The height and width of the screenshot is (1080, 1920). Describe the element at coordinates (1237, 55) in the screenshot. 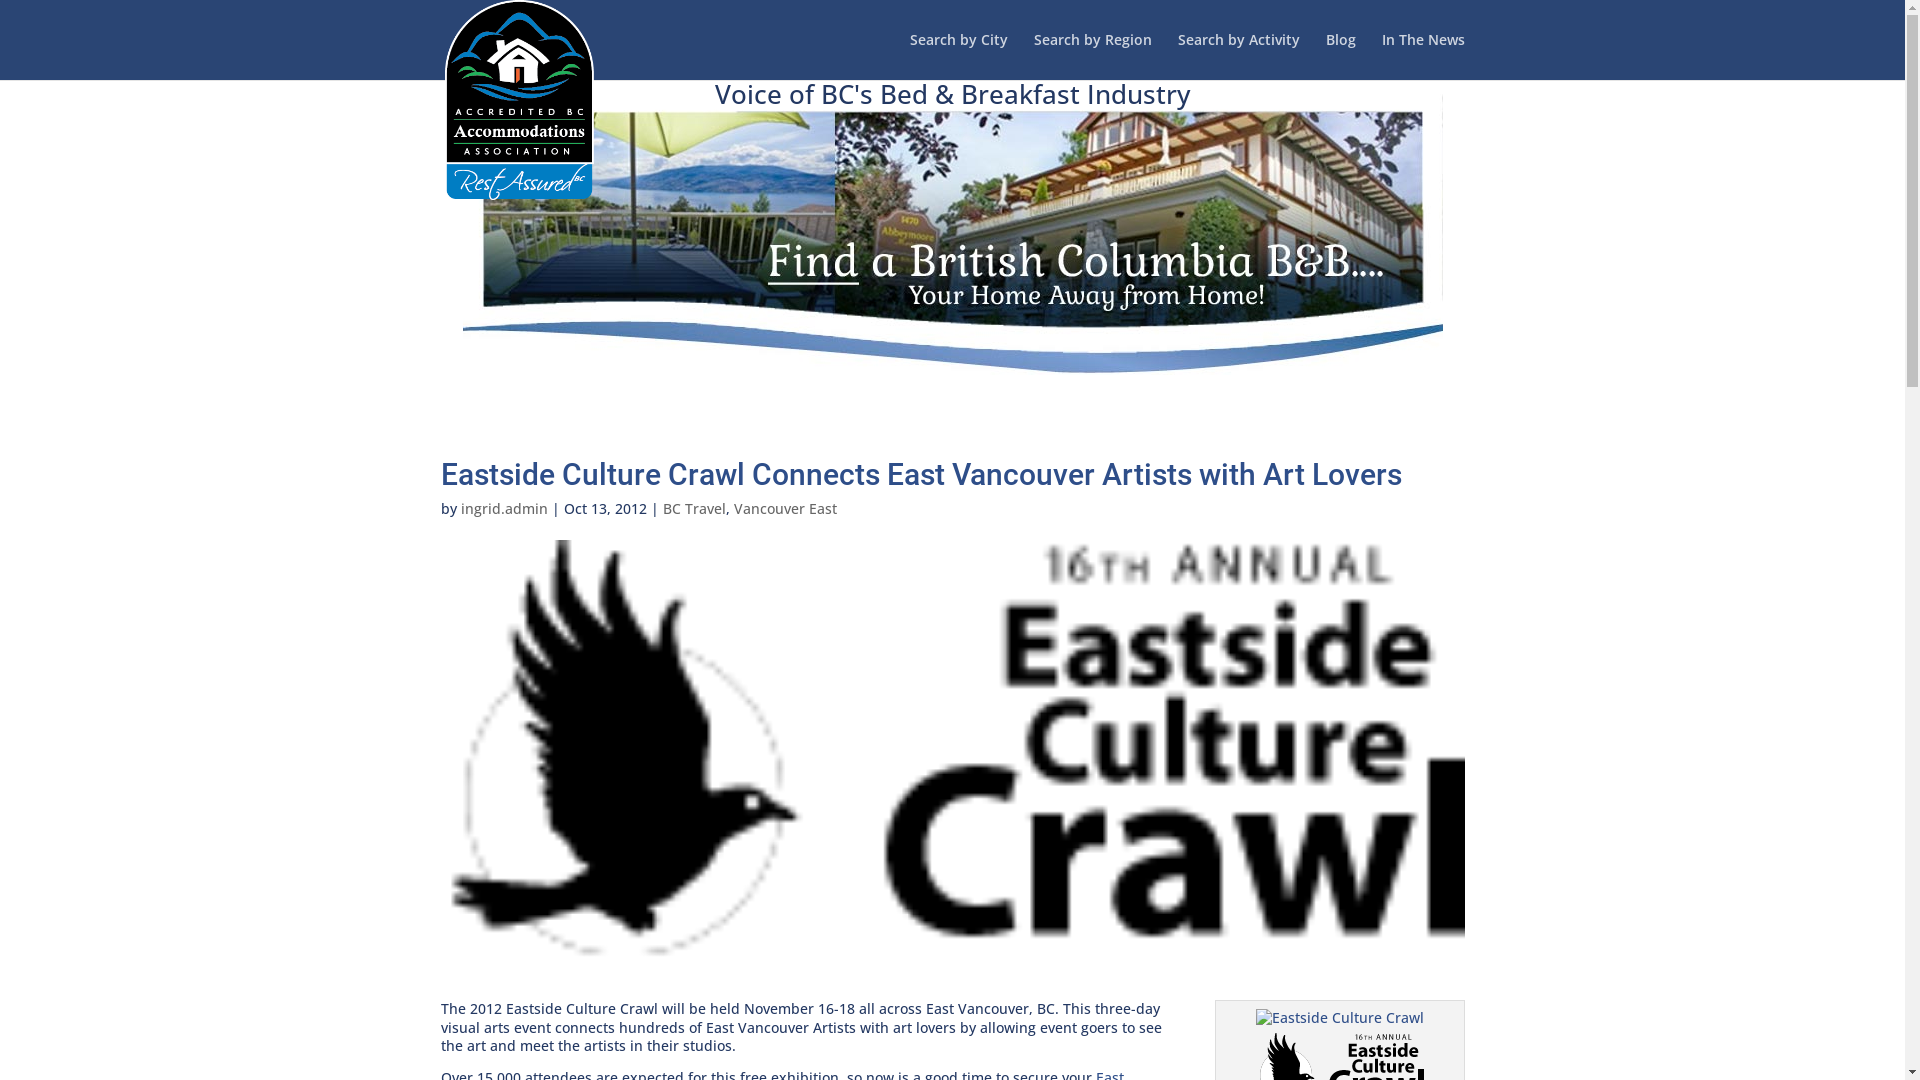

I see `'Search by Activity'` at that location.